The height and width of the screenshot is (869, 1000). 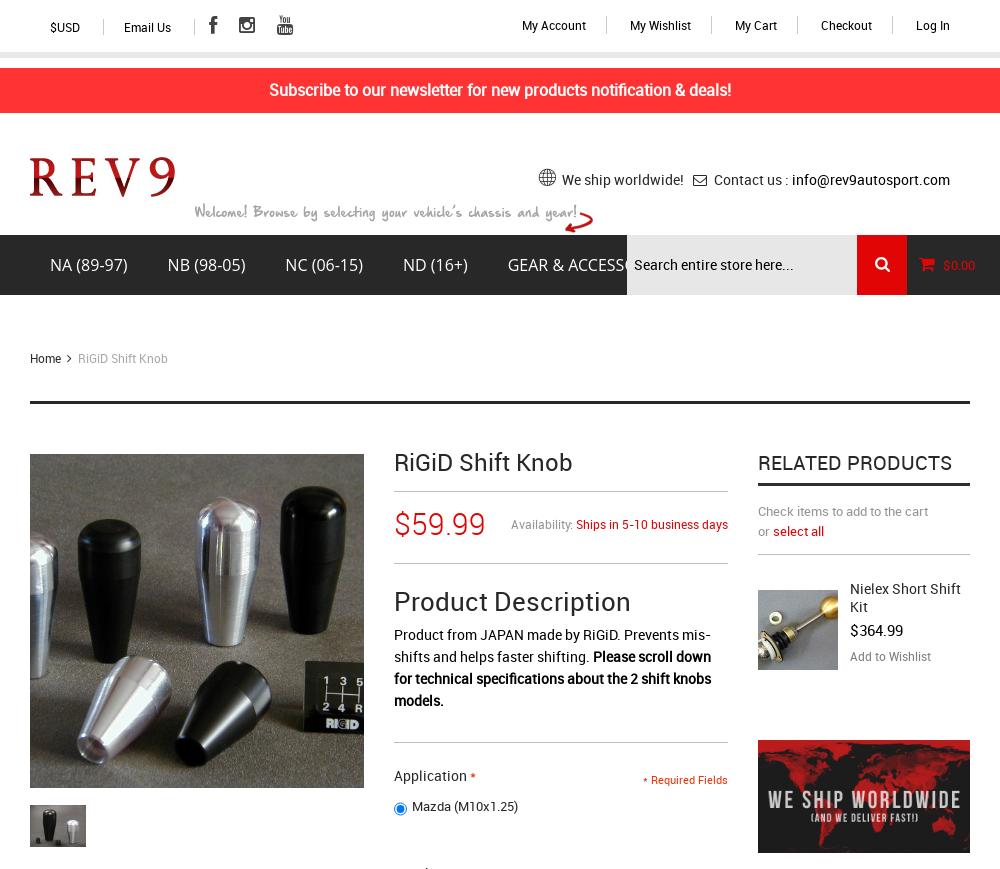 I want to click on 'Brands', so click(x=738, y=263).